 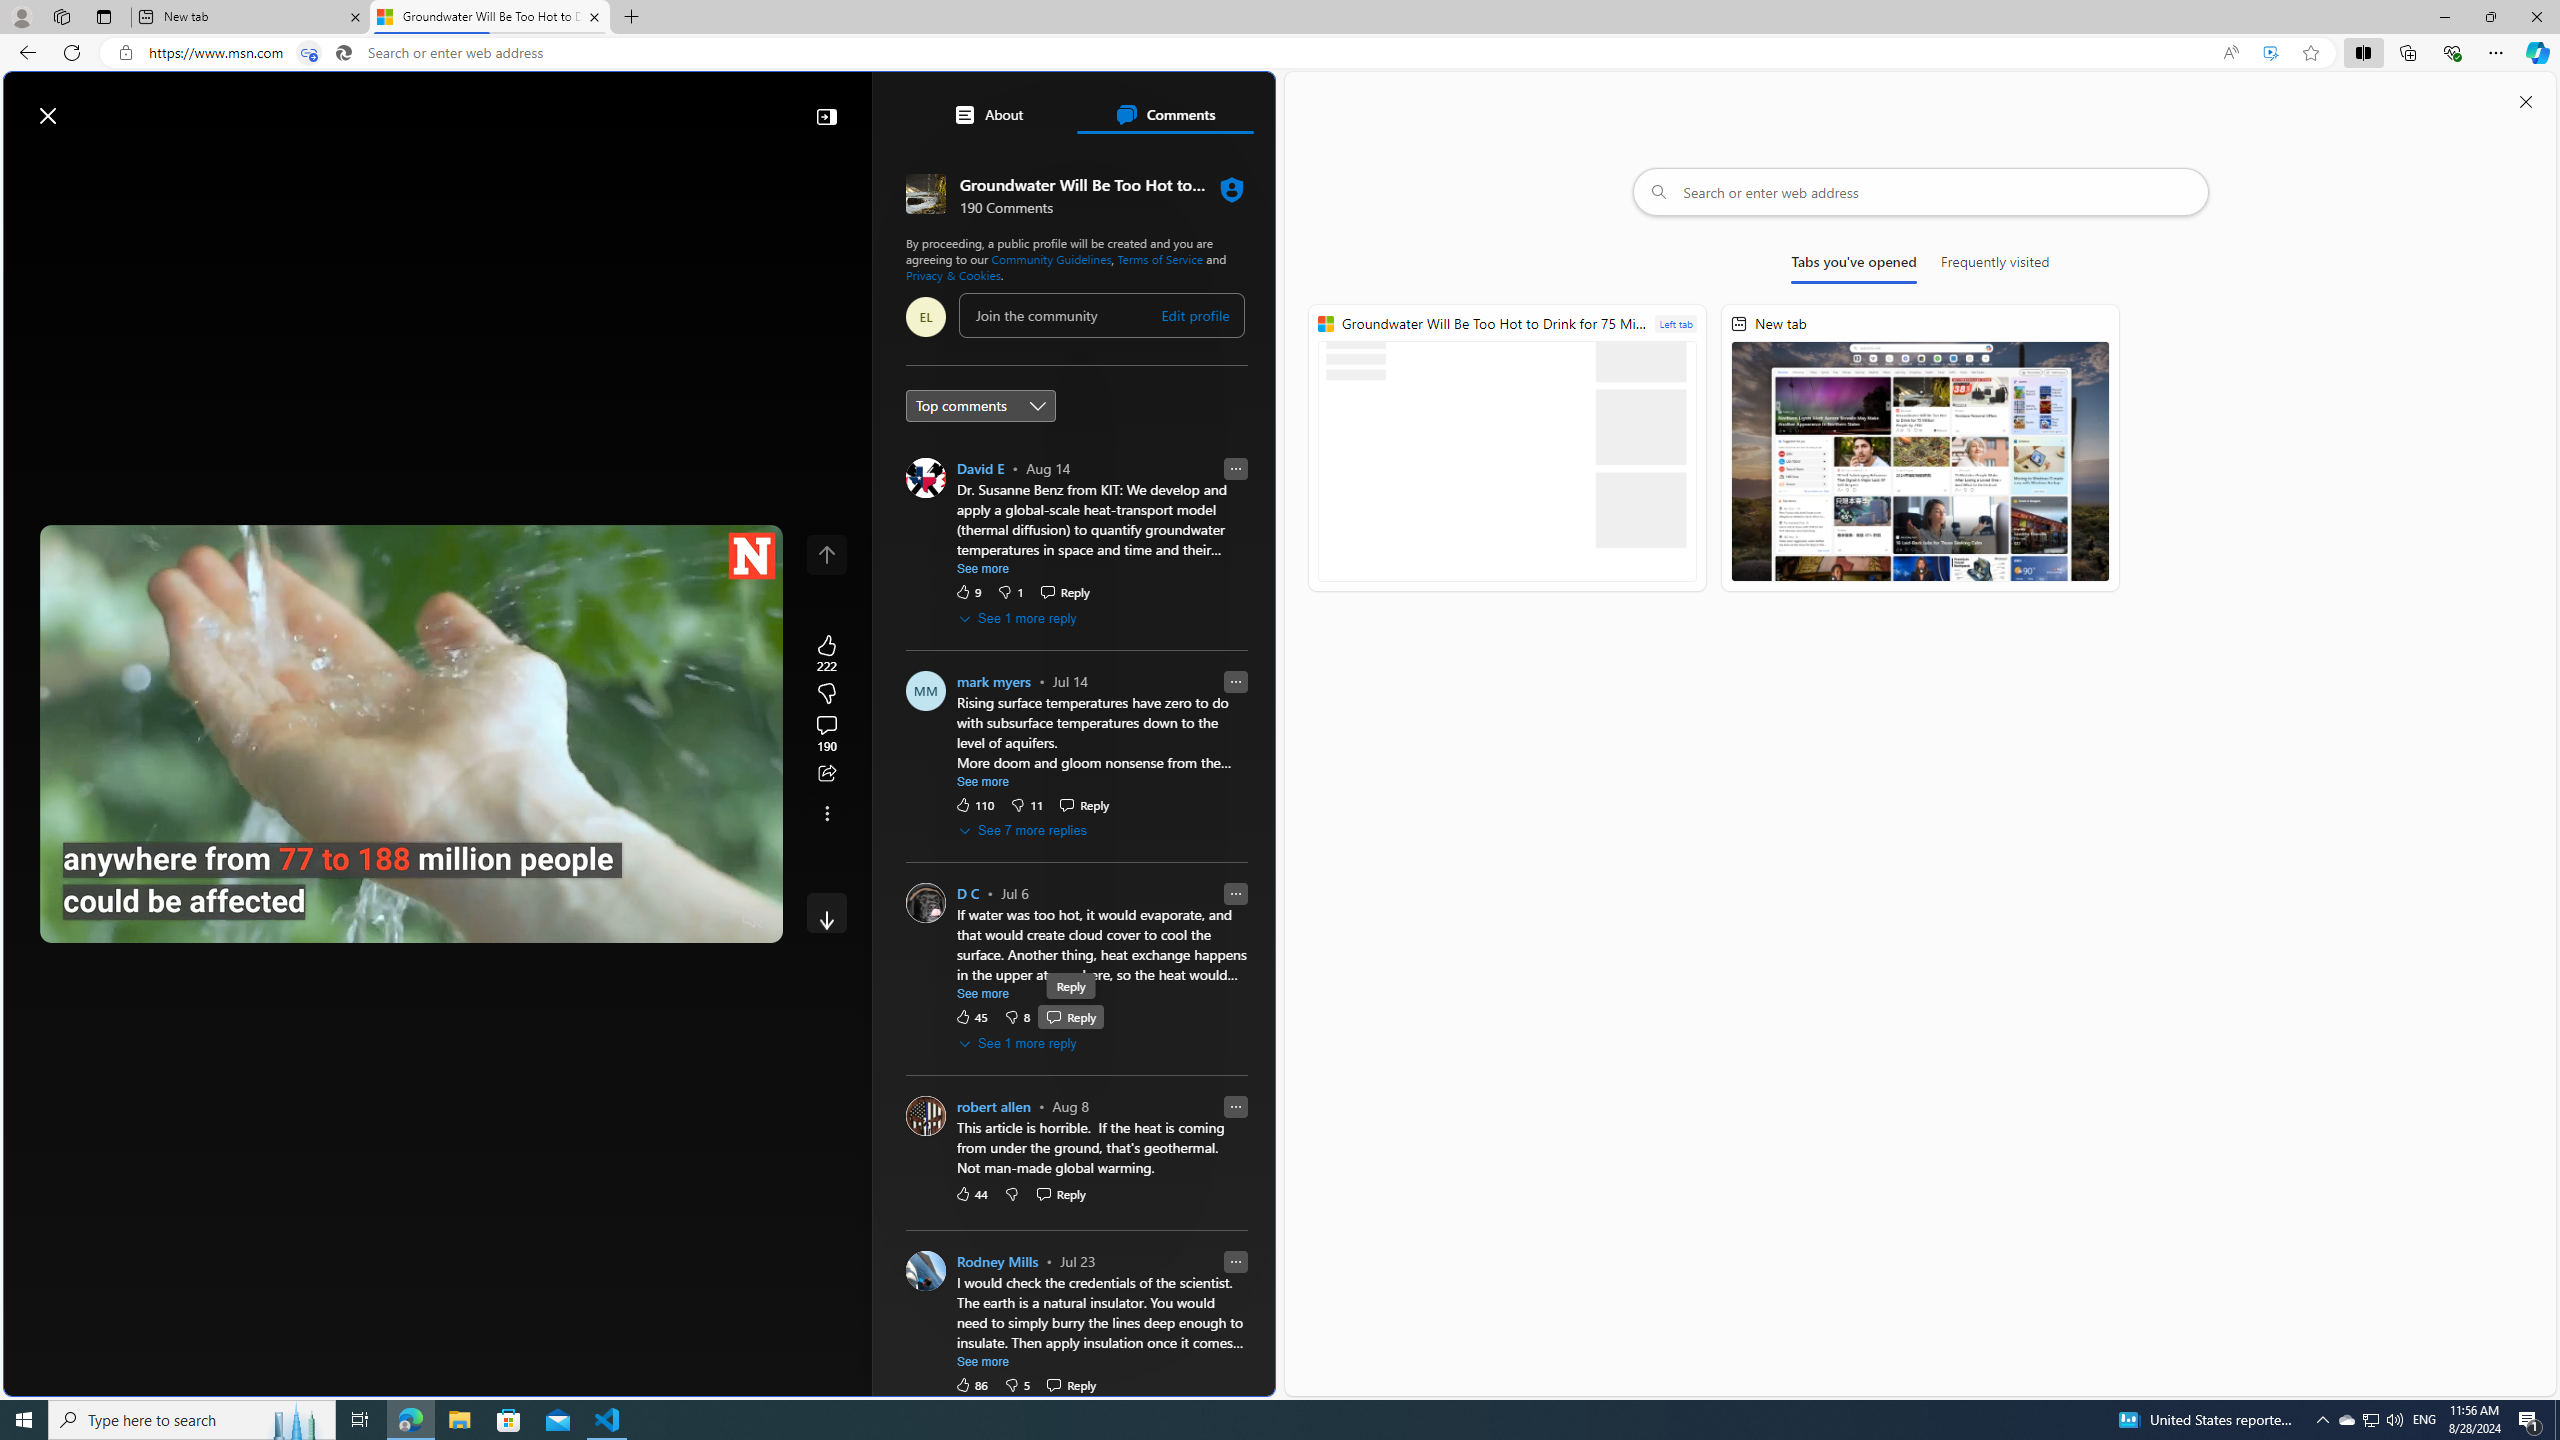 I want to click on 'Comments', so click(x=1163, y=114).